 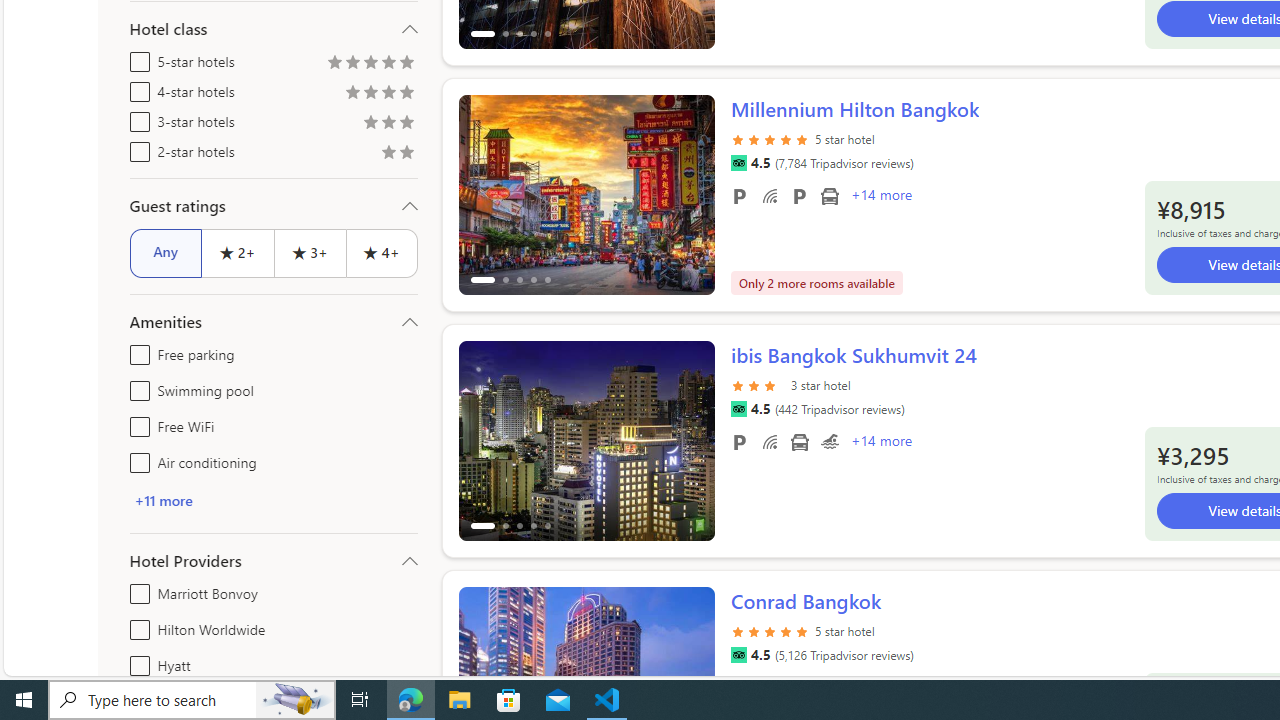 What do you see at coordinates (382, 252) in the screenshot?
I see `'4+'` at bounding box center [382, 252].